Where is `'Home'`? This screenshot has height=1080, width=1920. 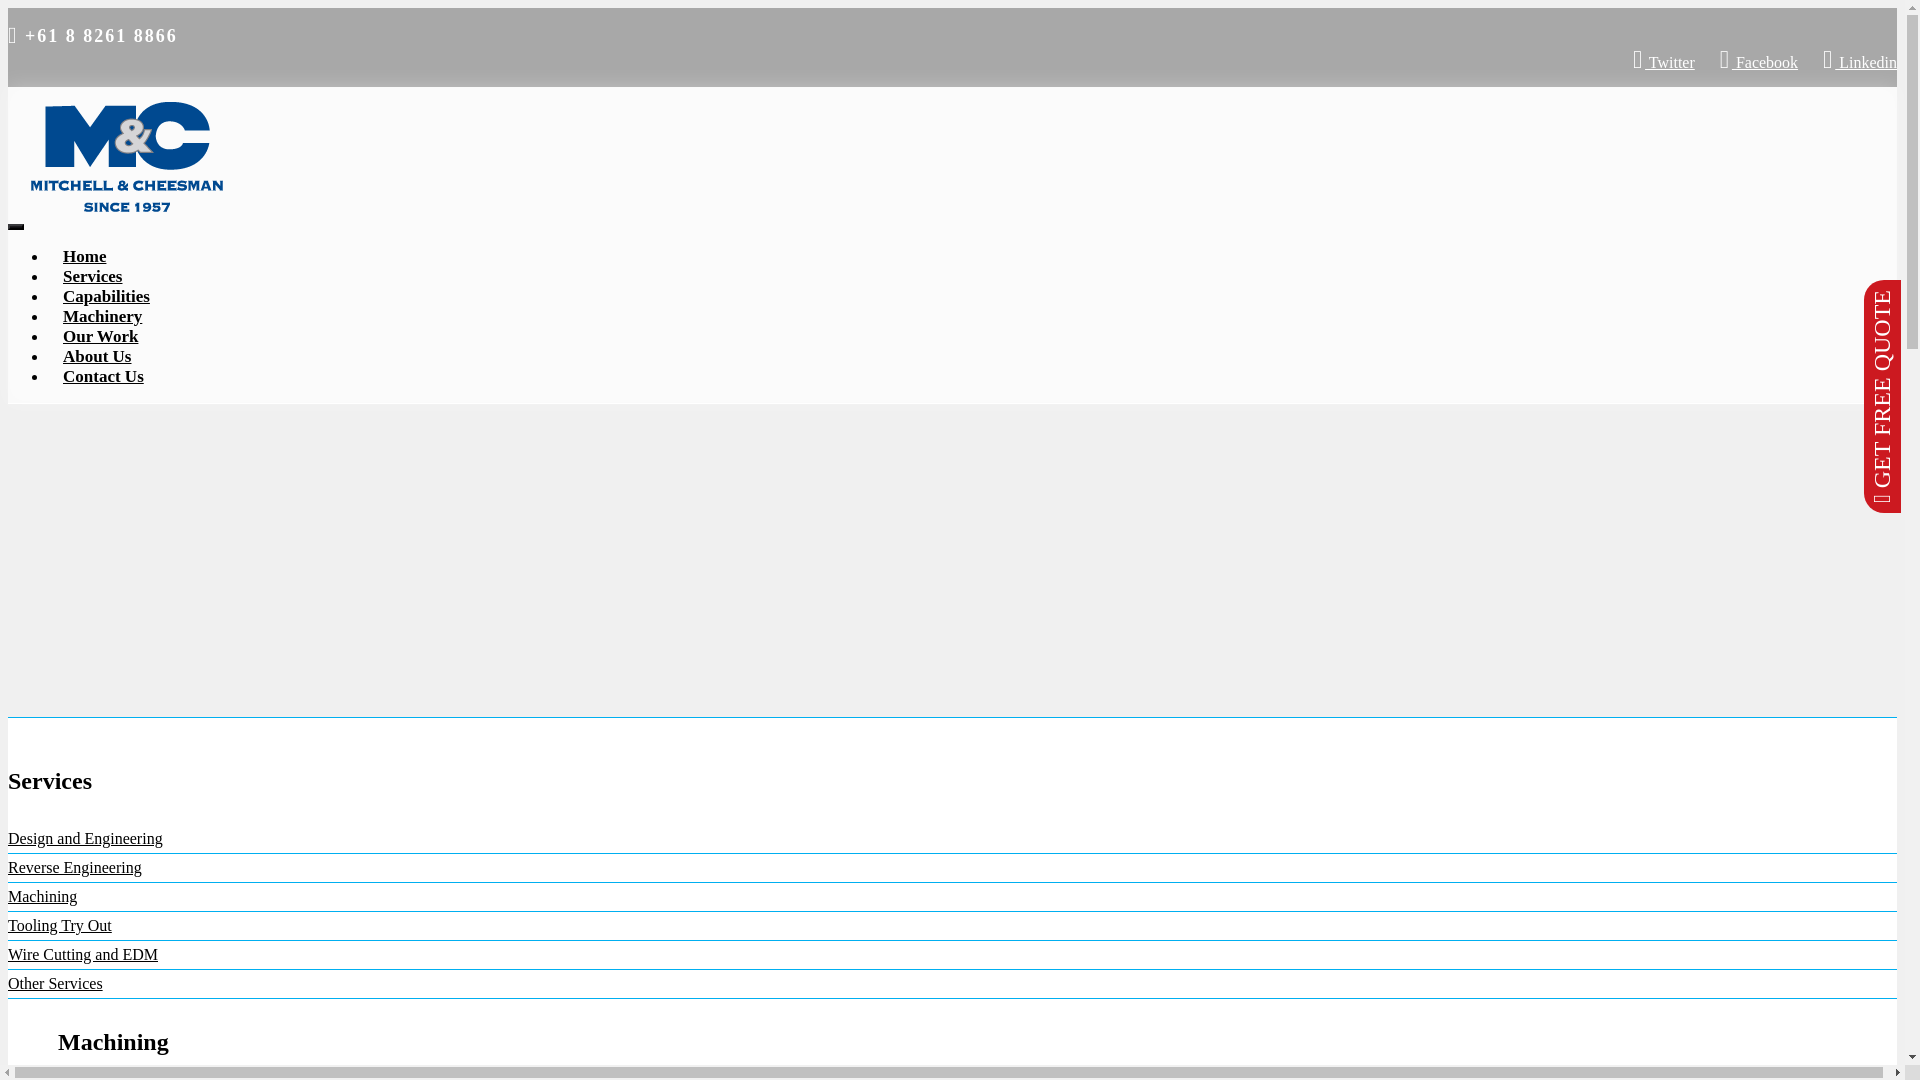 'Home' is located at coordinates (83, 255).